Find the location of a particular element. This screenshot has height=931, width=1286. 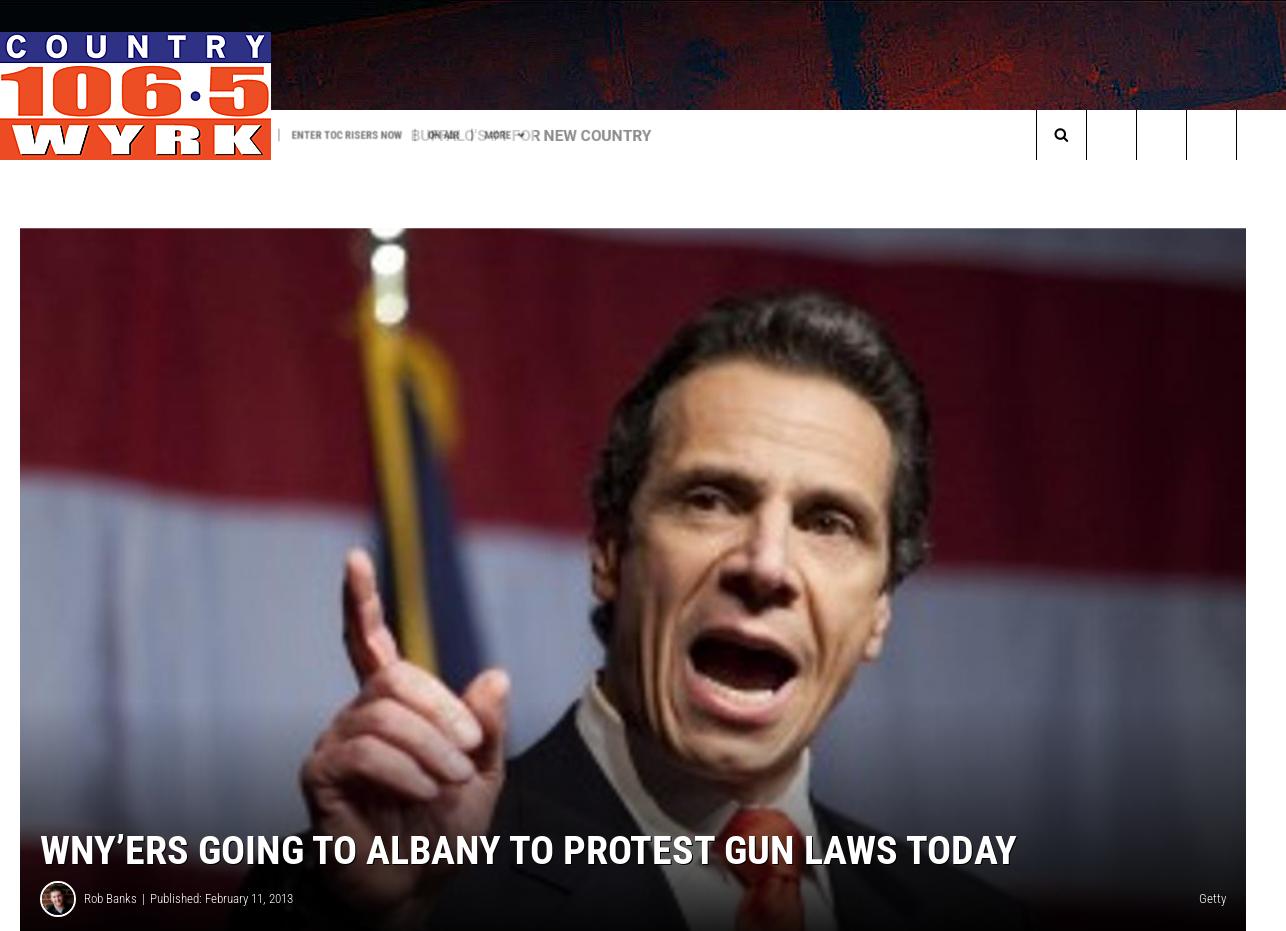

'Community Cornerstone' is located at coordinates (612, 174).